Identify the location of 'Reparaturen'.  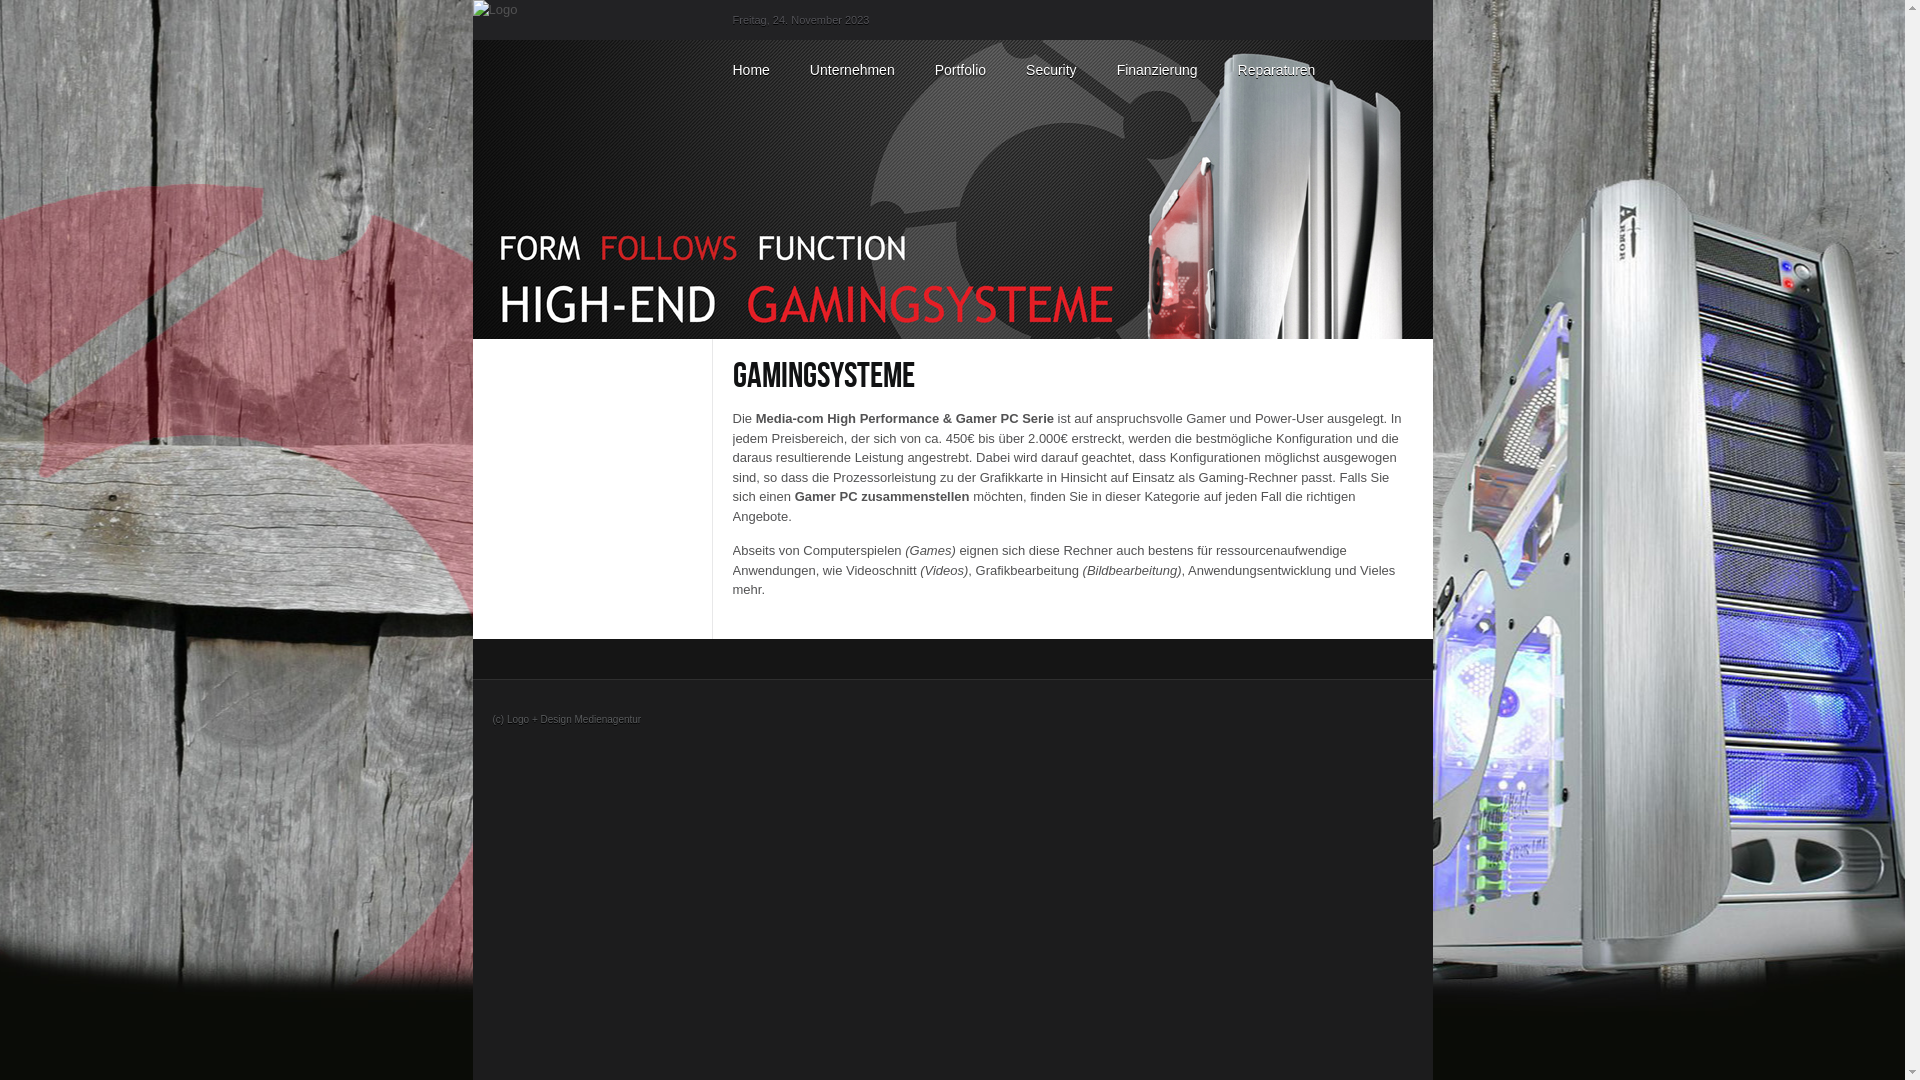
(1275, 68).